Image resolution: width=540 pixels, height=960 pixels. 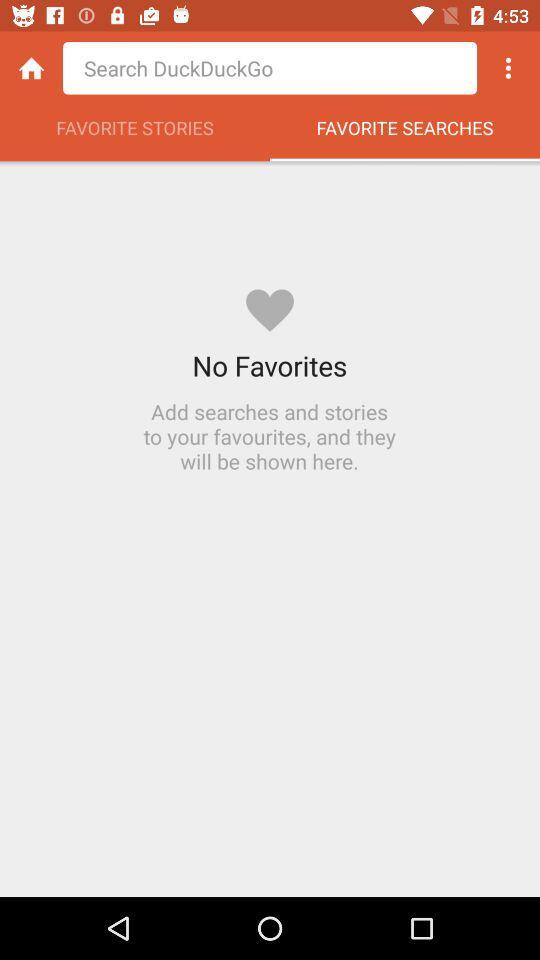 What do you see at coordinates (30, 68) in the screenshot?
I see `shows home icon` at bounding box center [30, 68].